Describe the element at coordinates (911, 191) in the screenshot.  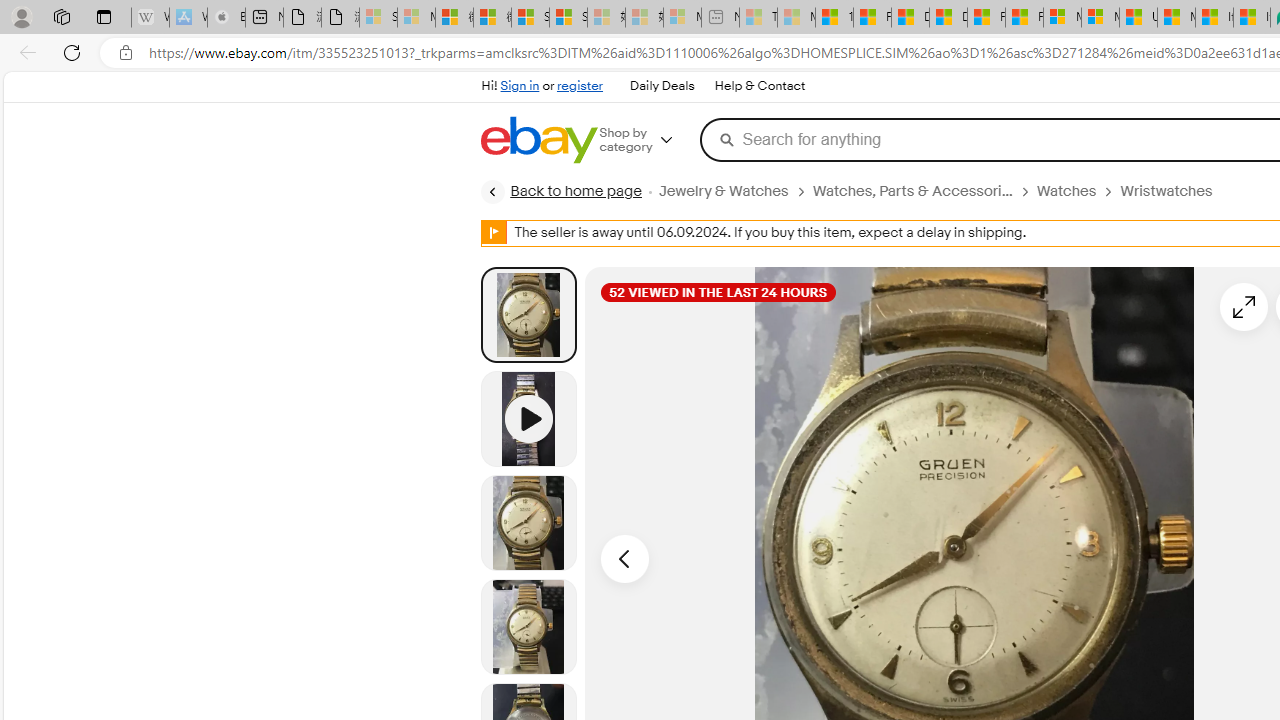
I see `'Watches, Parts & Accessories'` at that location.